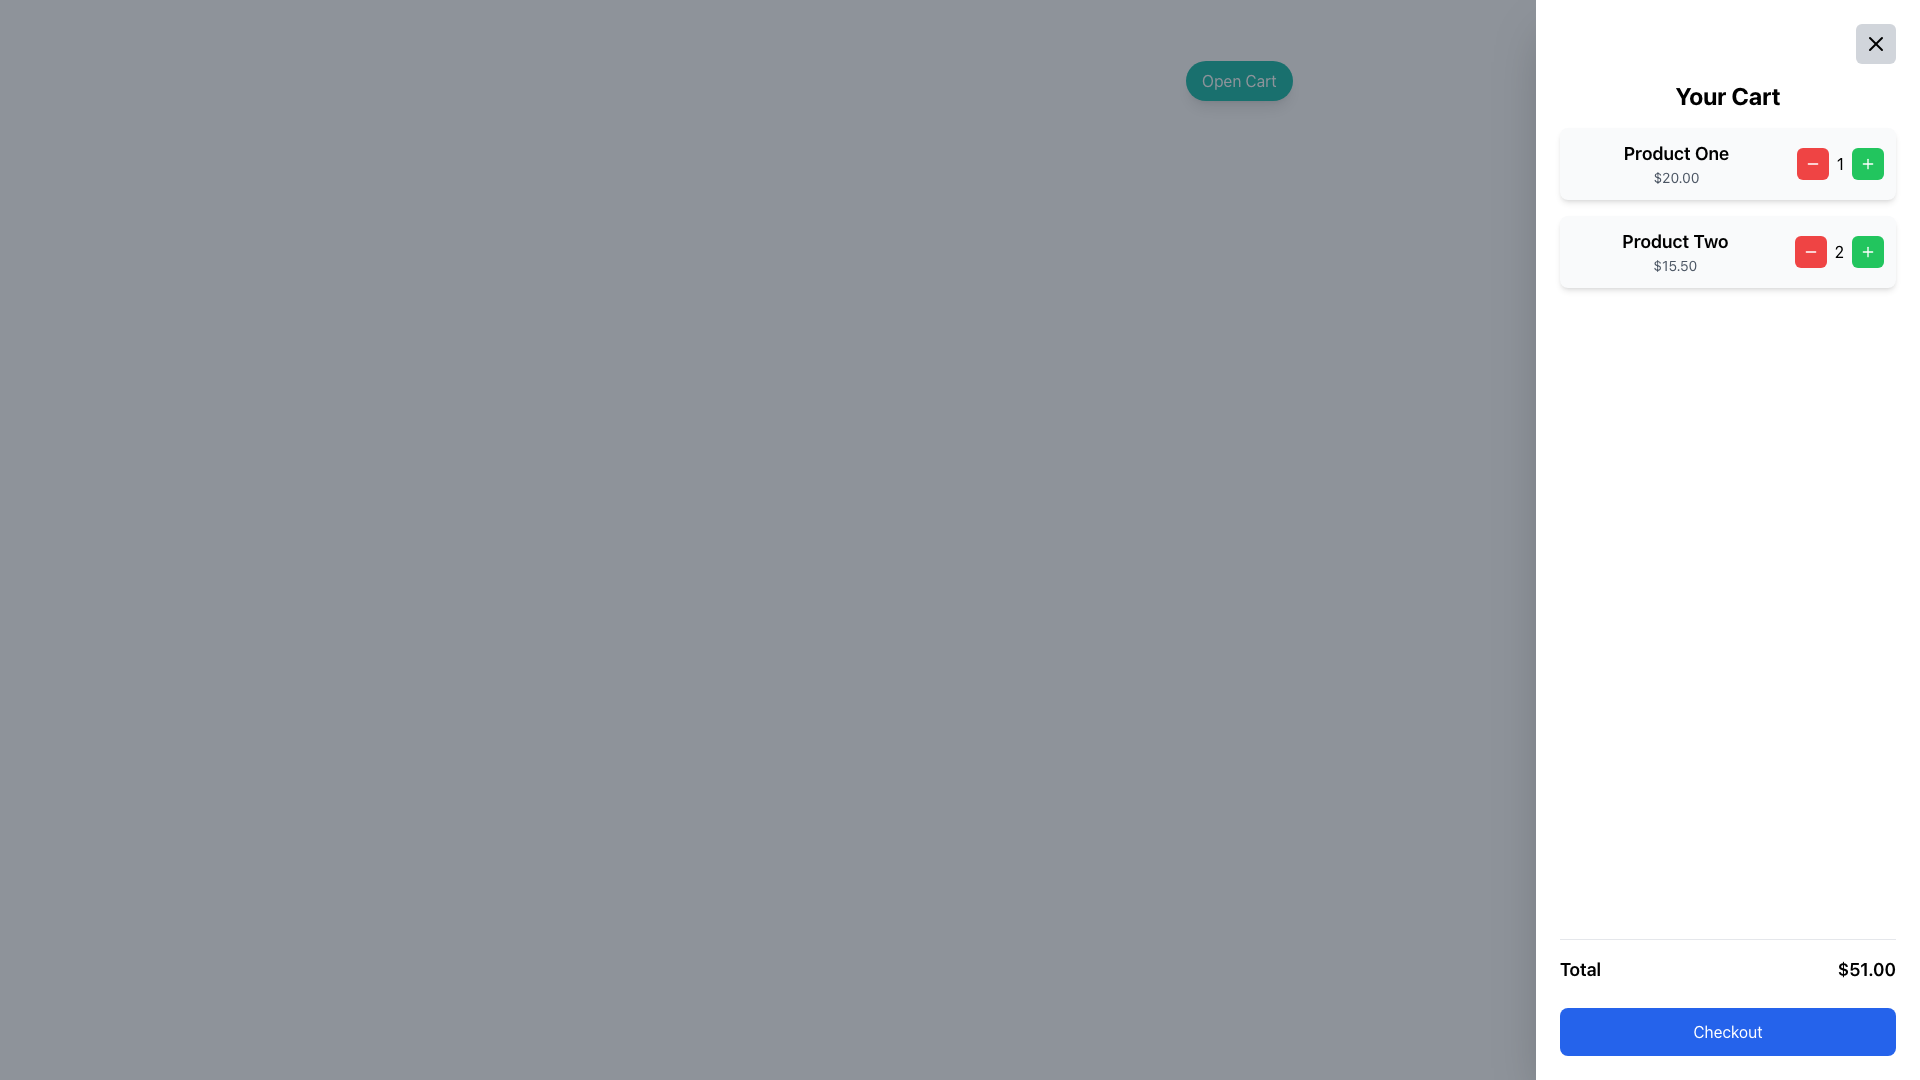 Image resolution: width=1920 pixels, height=1080 pixels. What do you see at coordinates (1839, 250) in the screenshot?
I see `the Static Text Display that shows the quantity or count of items, positioned between decrement and increment buttons in the second product row` at bounding box center [1839, 250].